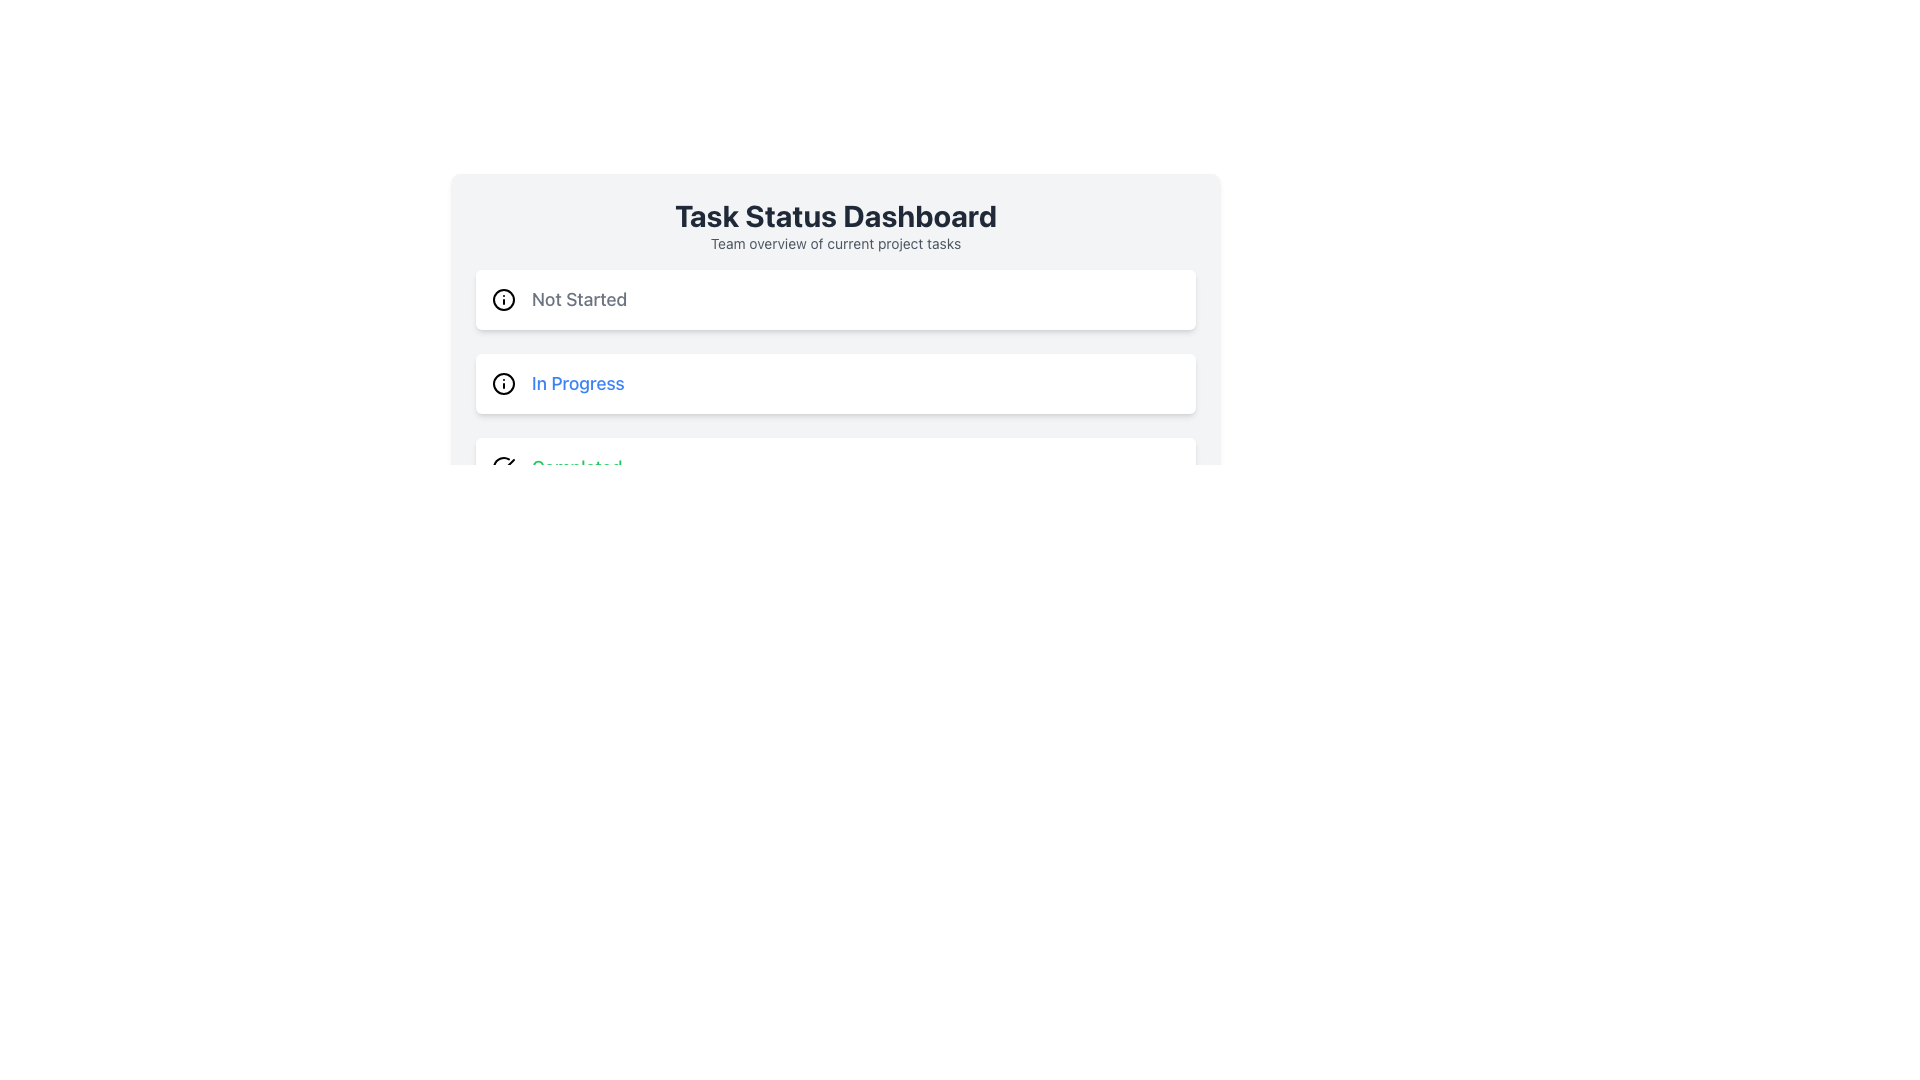 The height and width of the screenshot is (1080, 1920). What do you see at coordinates (504, 467) in the screenshot?
I see `the SVG icon representing a circle with a checkmark inside, which indicates completed tasks` at bounding box center [504, 467].